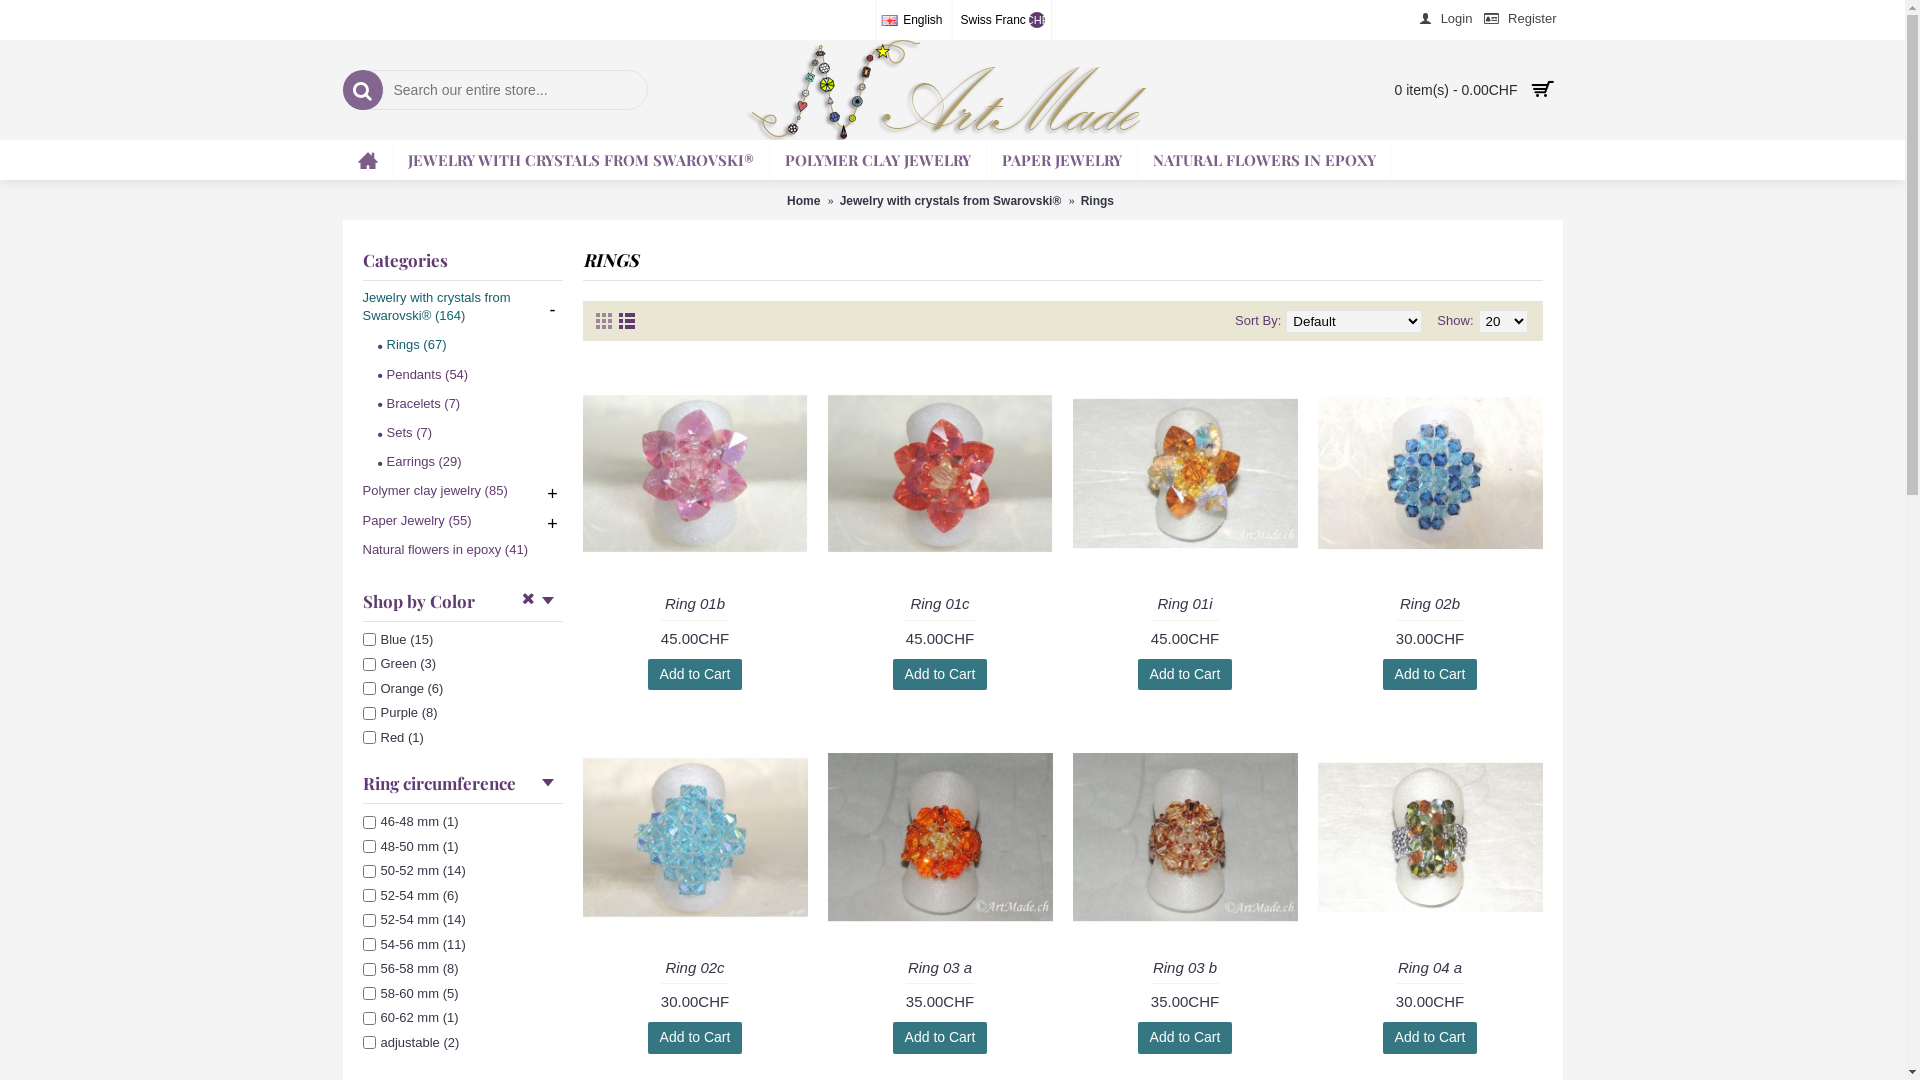 The height and width of the screenshot is (1080, 1920). What do you see at coordinates (878, 158) in the screenshot?
I see `'POLYMER CLAY JEWELRY'` at bounding box center [878, 158].